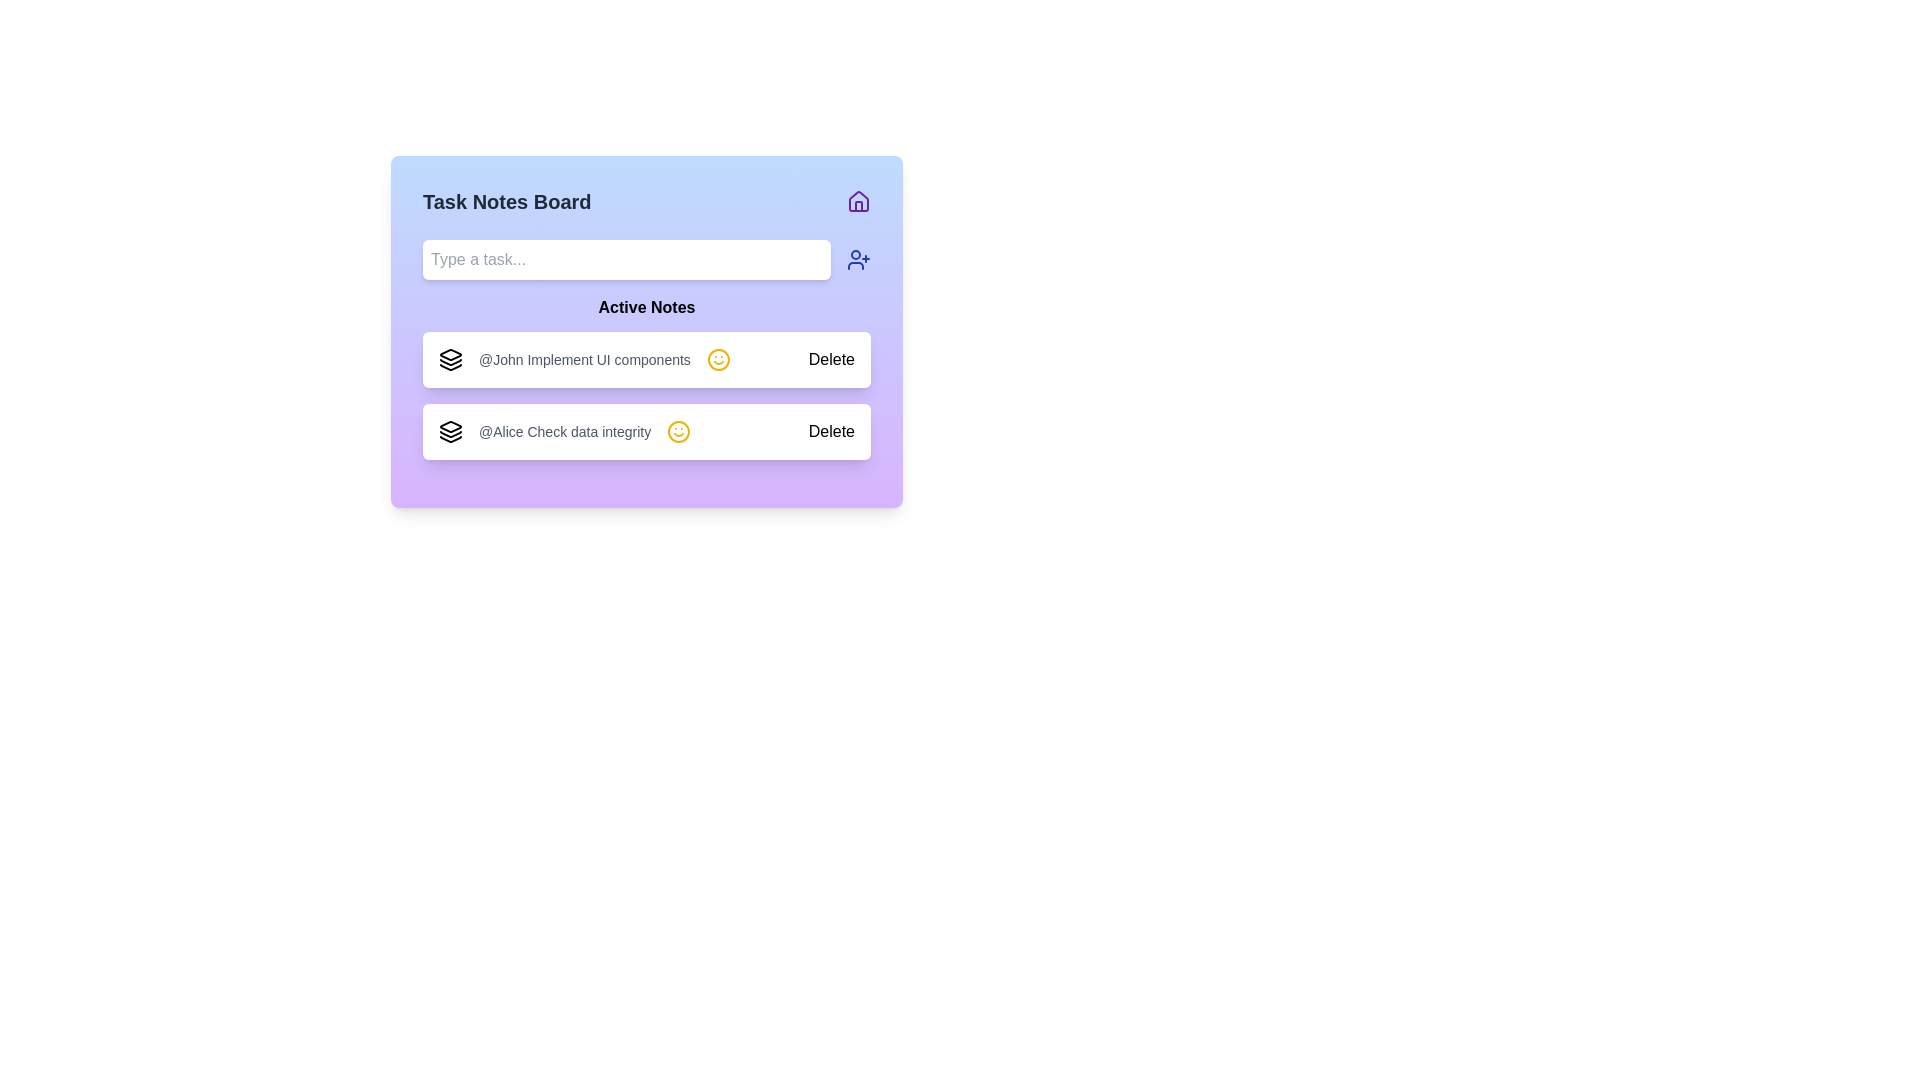  I want to click on the static text display element showing '@John Implement UI components', which is located within the first task item in the 'Active Notes' section, positioned to the left of a yellow smiley face icon and to the right of a stack-shaped icon, so click(584, 358).